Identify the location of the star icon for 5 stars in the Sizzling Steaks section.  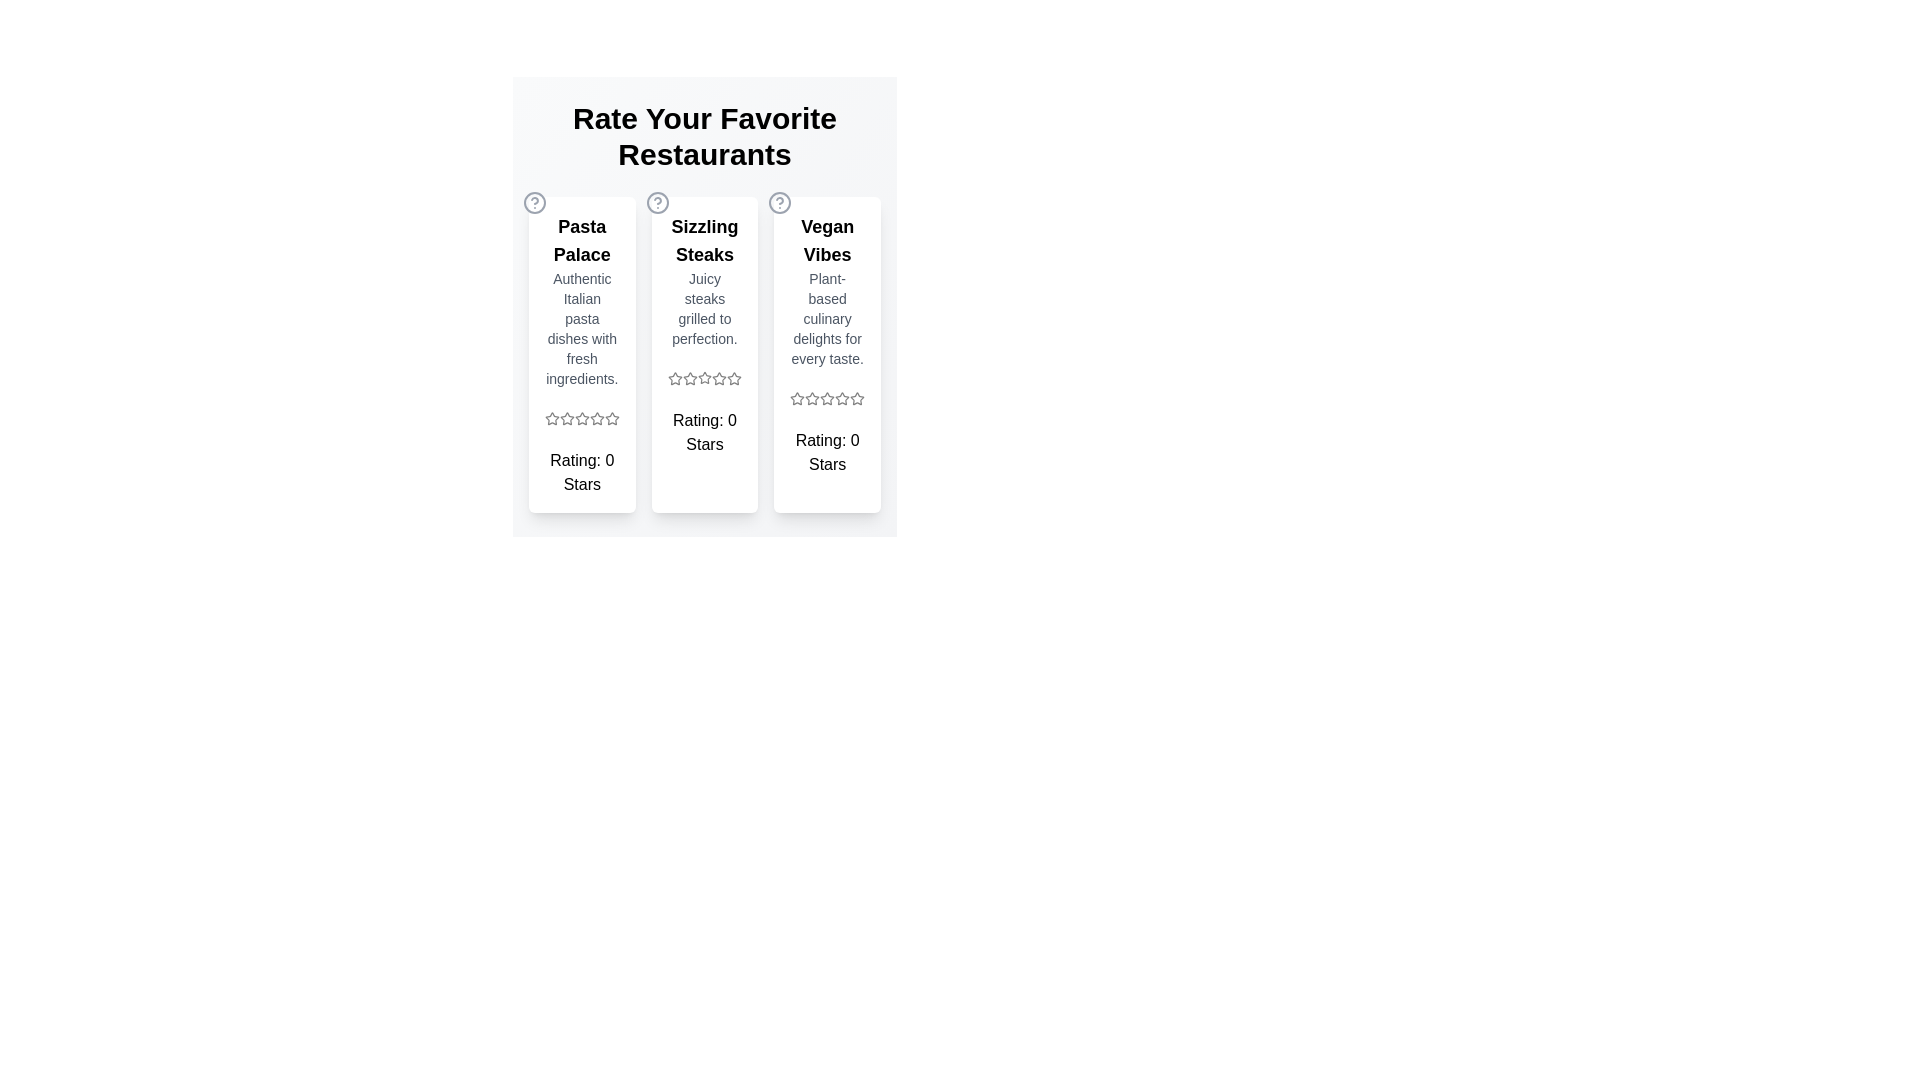
(733, 378).